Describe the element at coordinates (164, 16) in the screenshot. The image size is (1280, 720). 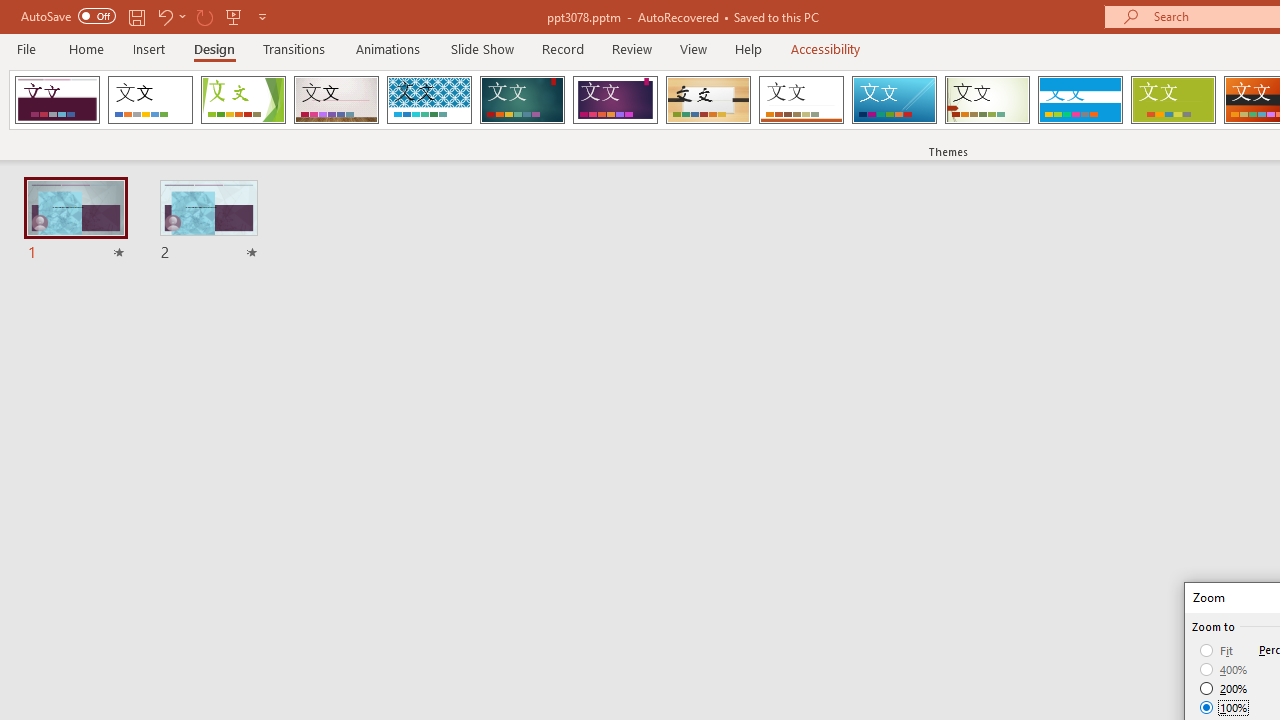
I see `'Undo'` at that location.